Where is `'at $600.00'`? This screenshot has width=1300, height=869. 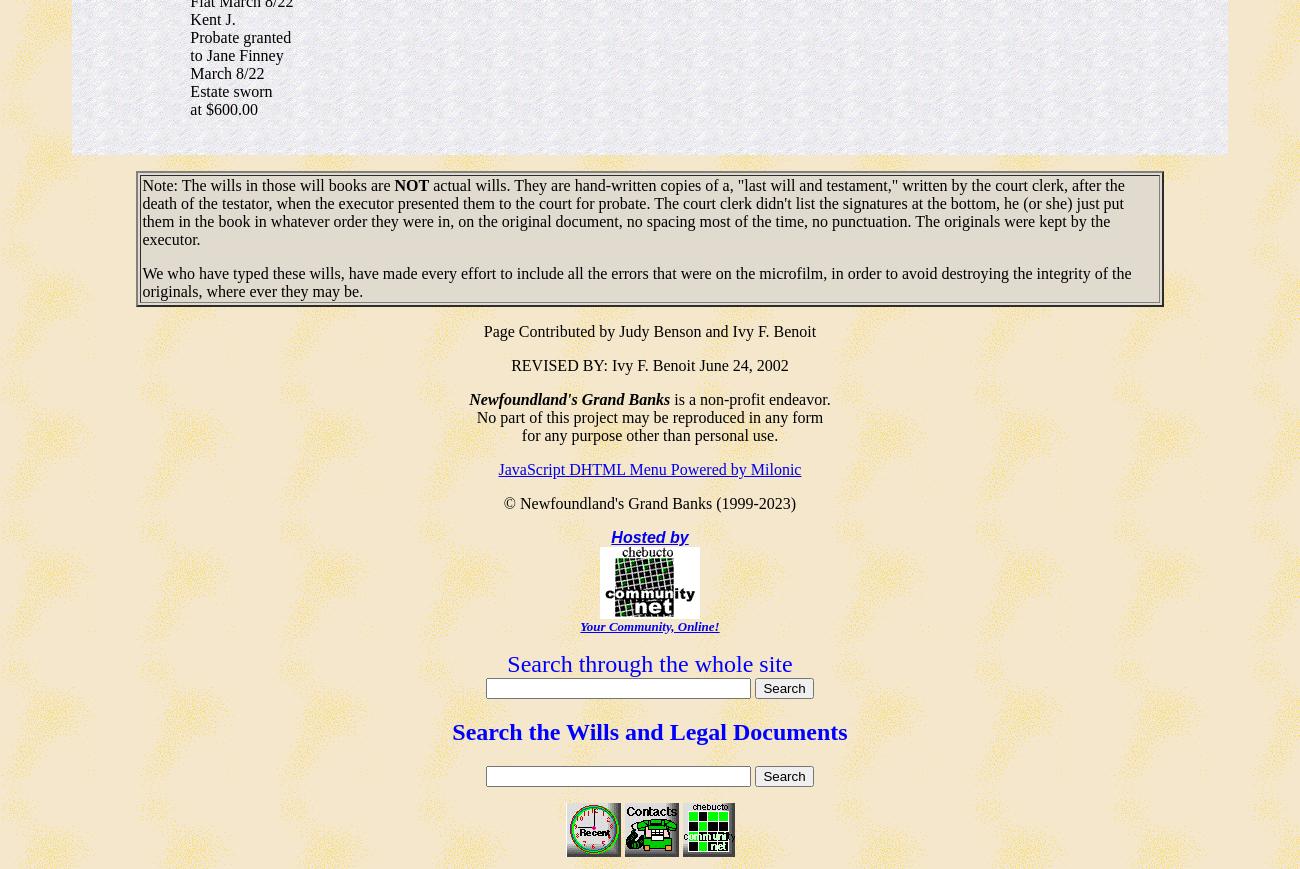
'at $600.00' is located at coordinates (222, 107).